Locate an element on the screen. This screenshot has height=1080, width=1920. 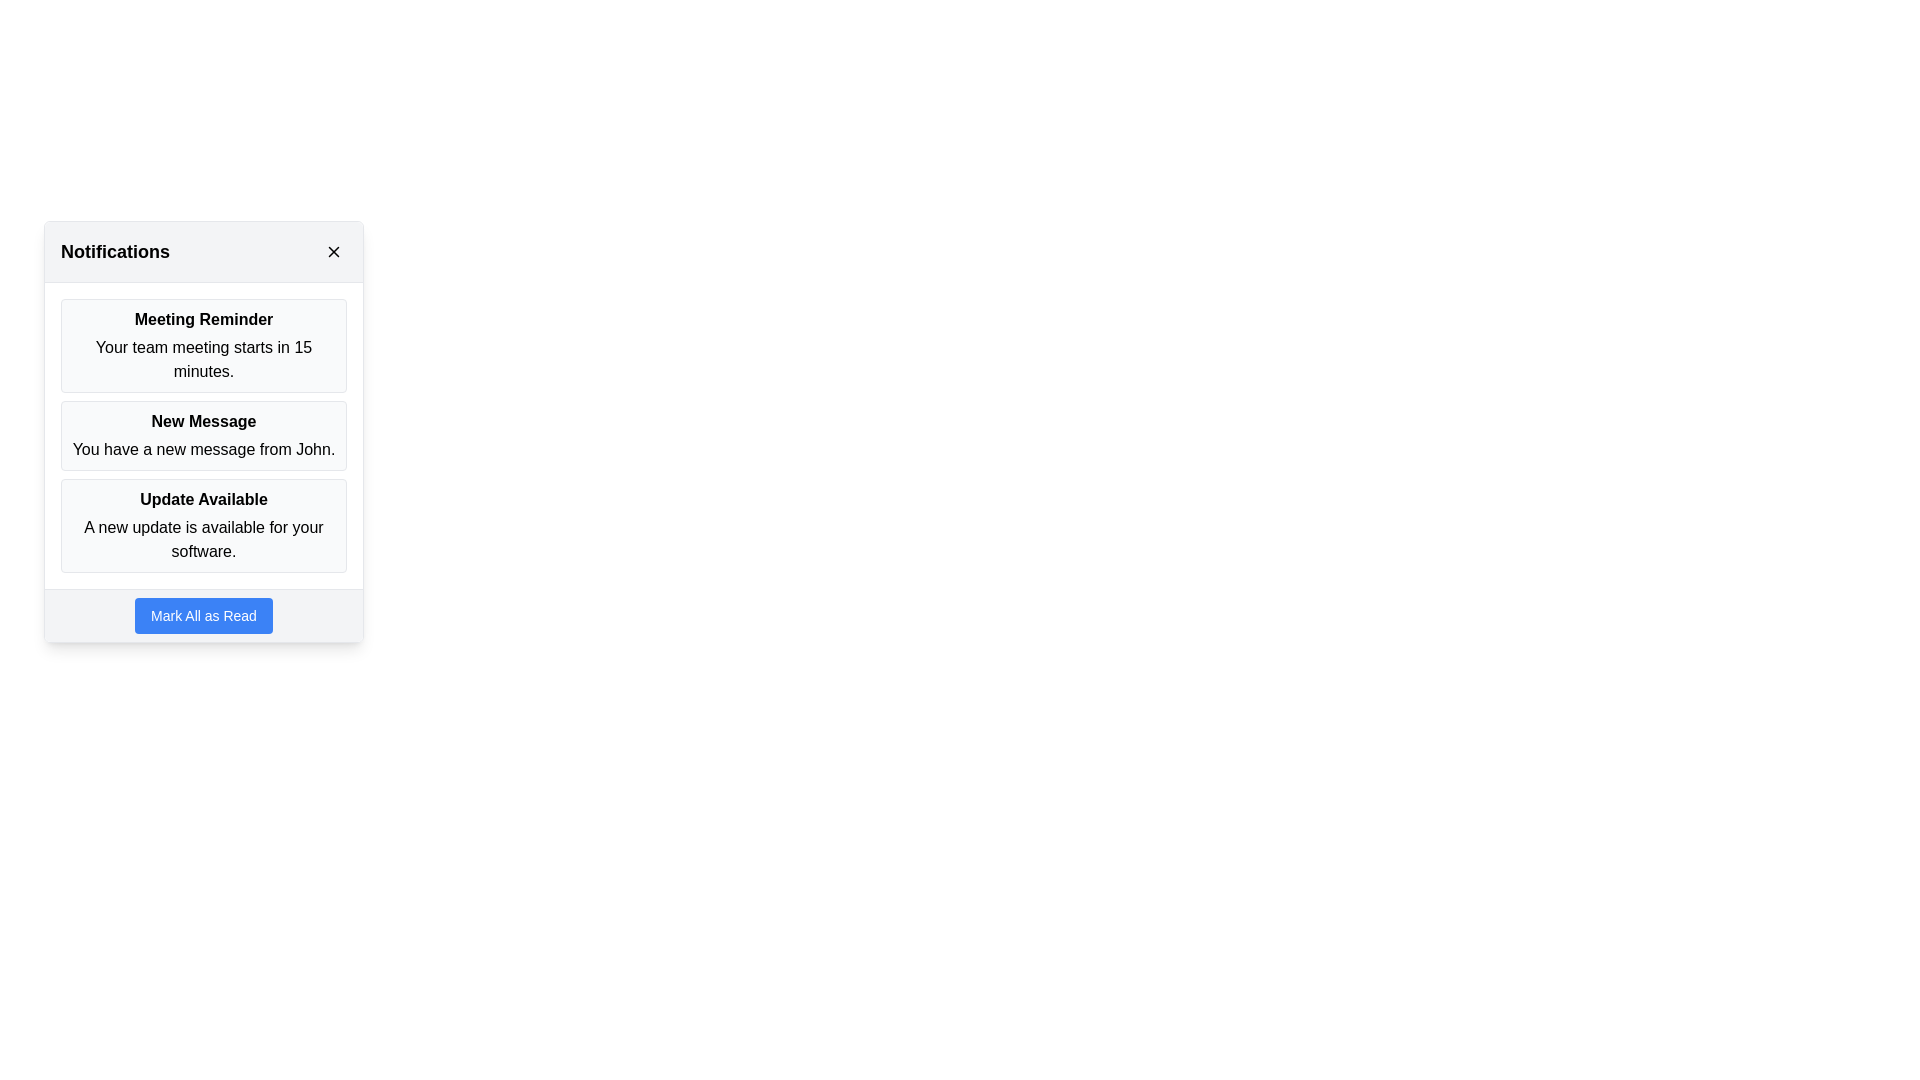
the text element that contains the message 'Your team meeting starts in 15 minutes.' which is located beneath the 'Meeting Reminder' heading in the first notification block of the 'Notifications' panel is located at coordinates (203, 358).